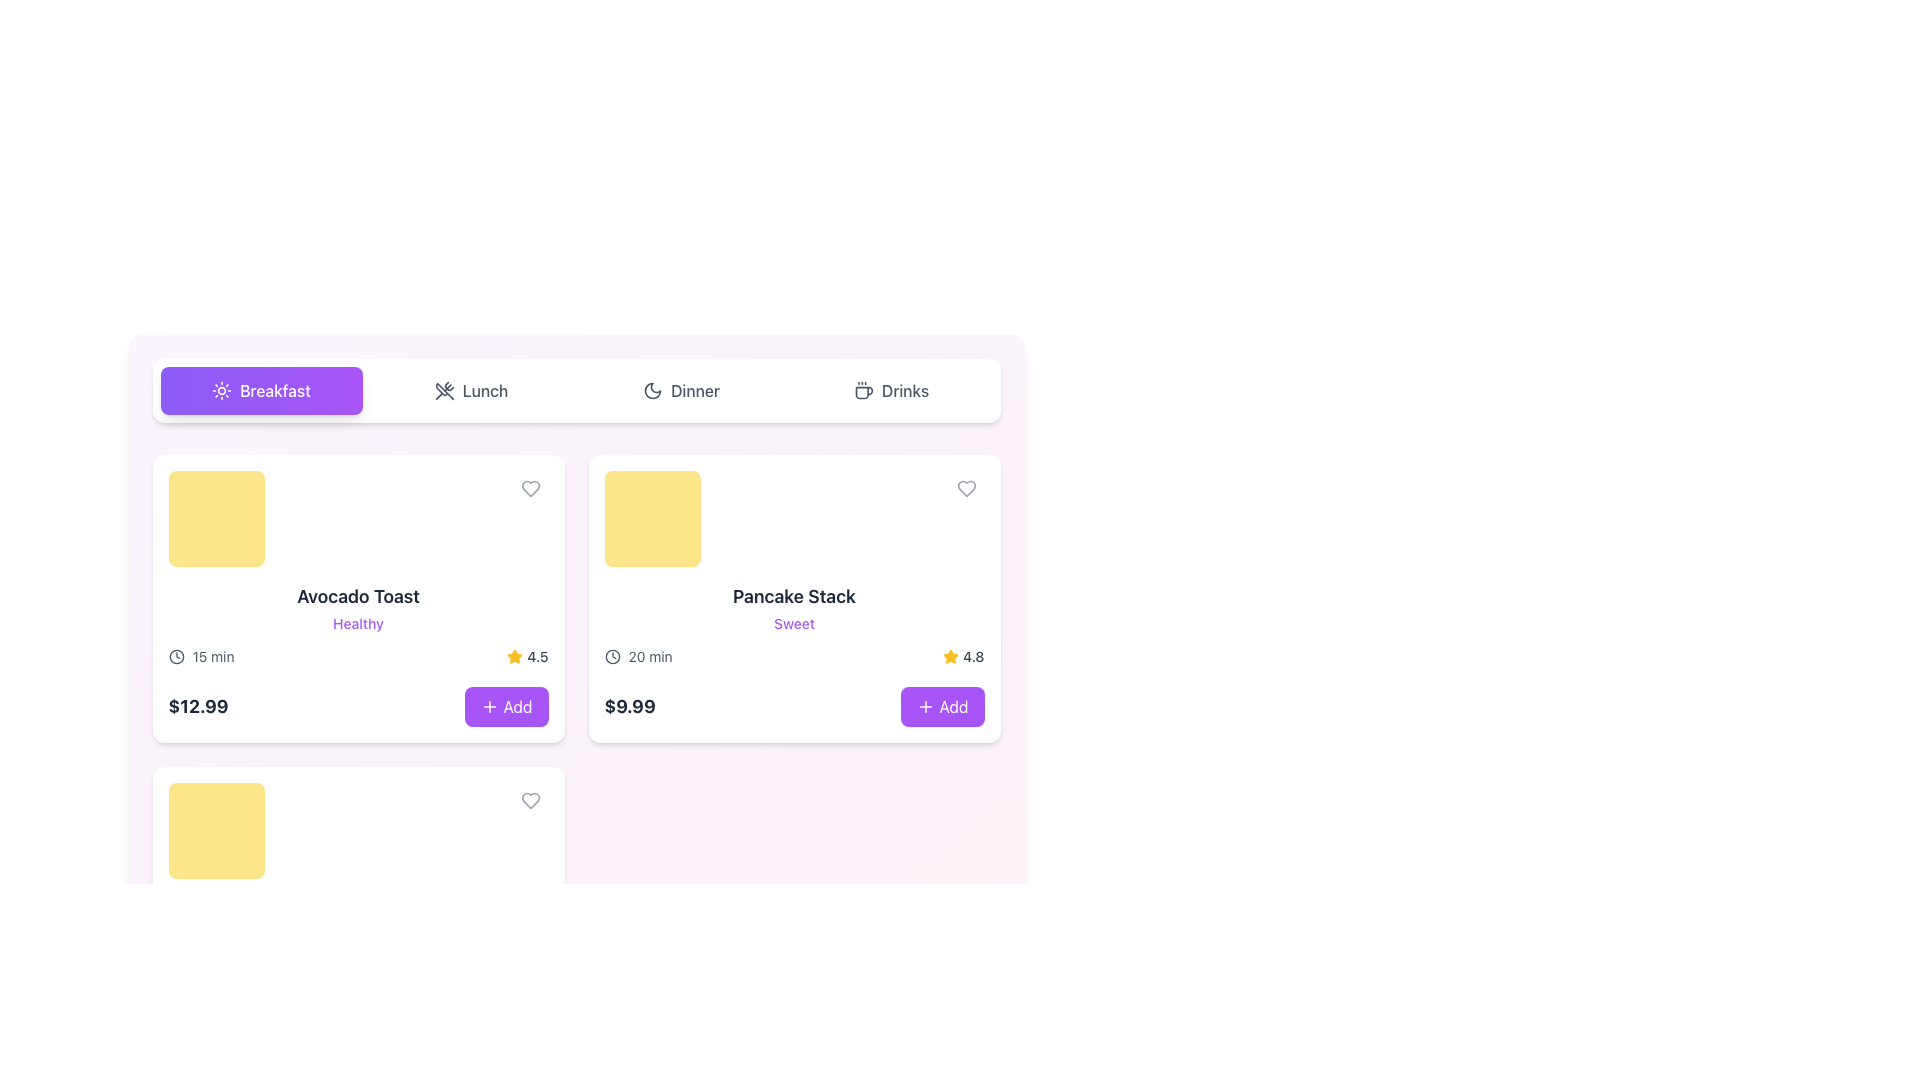  Describe the element at coordinates (274, 390) in the screenshot. I see `non-interactive text label 'Breakfast' displayed in a button-like component against a gradient purple background` at that location.